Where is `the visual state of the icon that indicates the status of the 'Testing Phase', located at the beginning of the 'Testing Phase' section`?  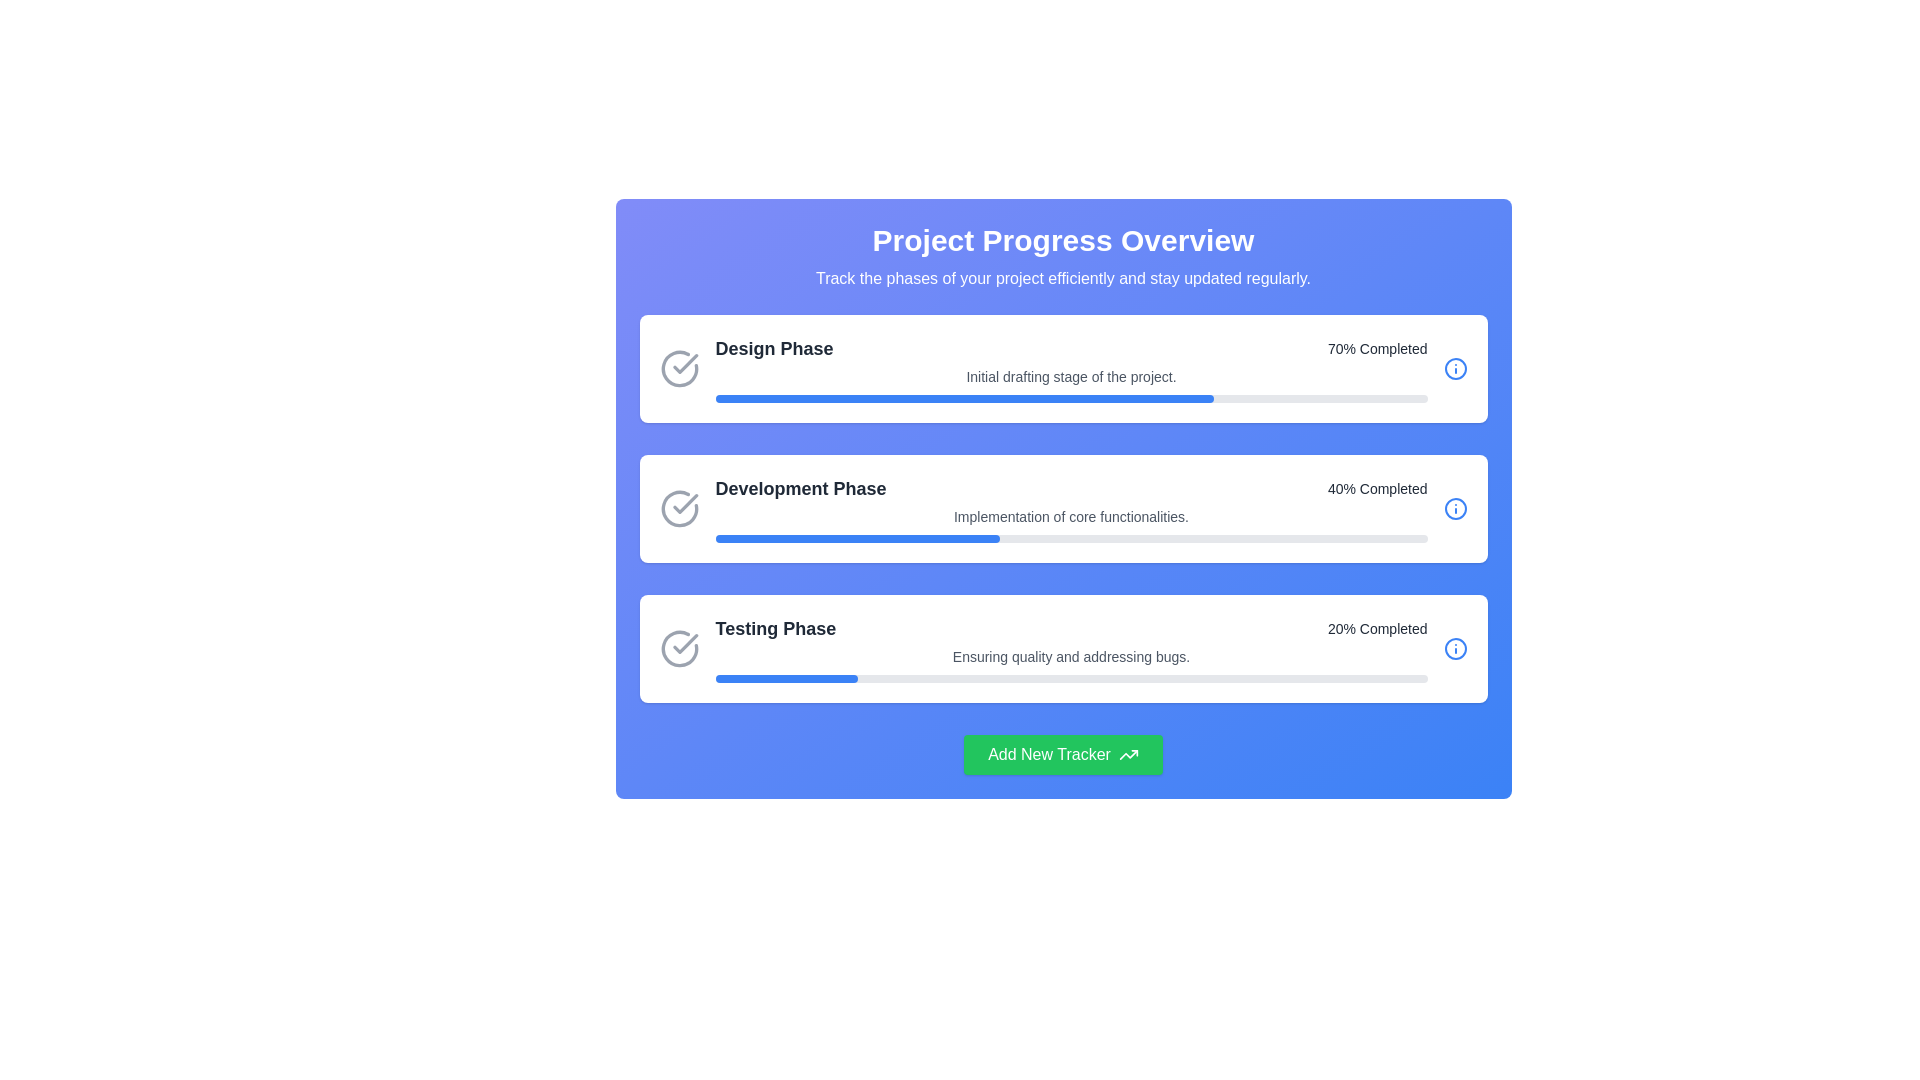
the visual state of the icon that indicates the status of the 'Testing Phase', located at the beginning of the 'Testing Phase' section is located at coordinates (679, 648).